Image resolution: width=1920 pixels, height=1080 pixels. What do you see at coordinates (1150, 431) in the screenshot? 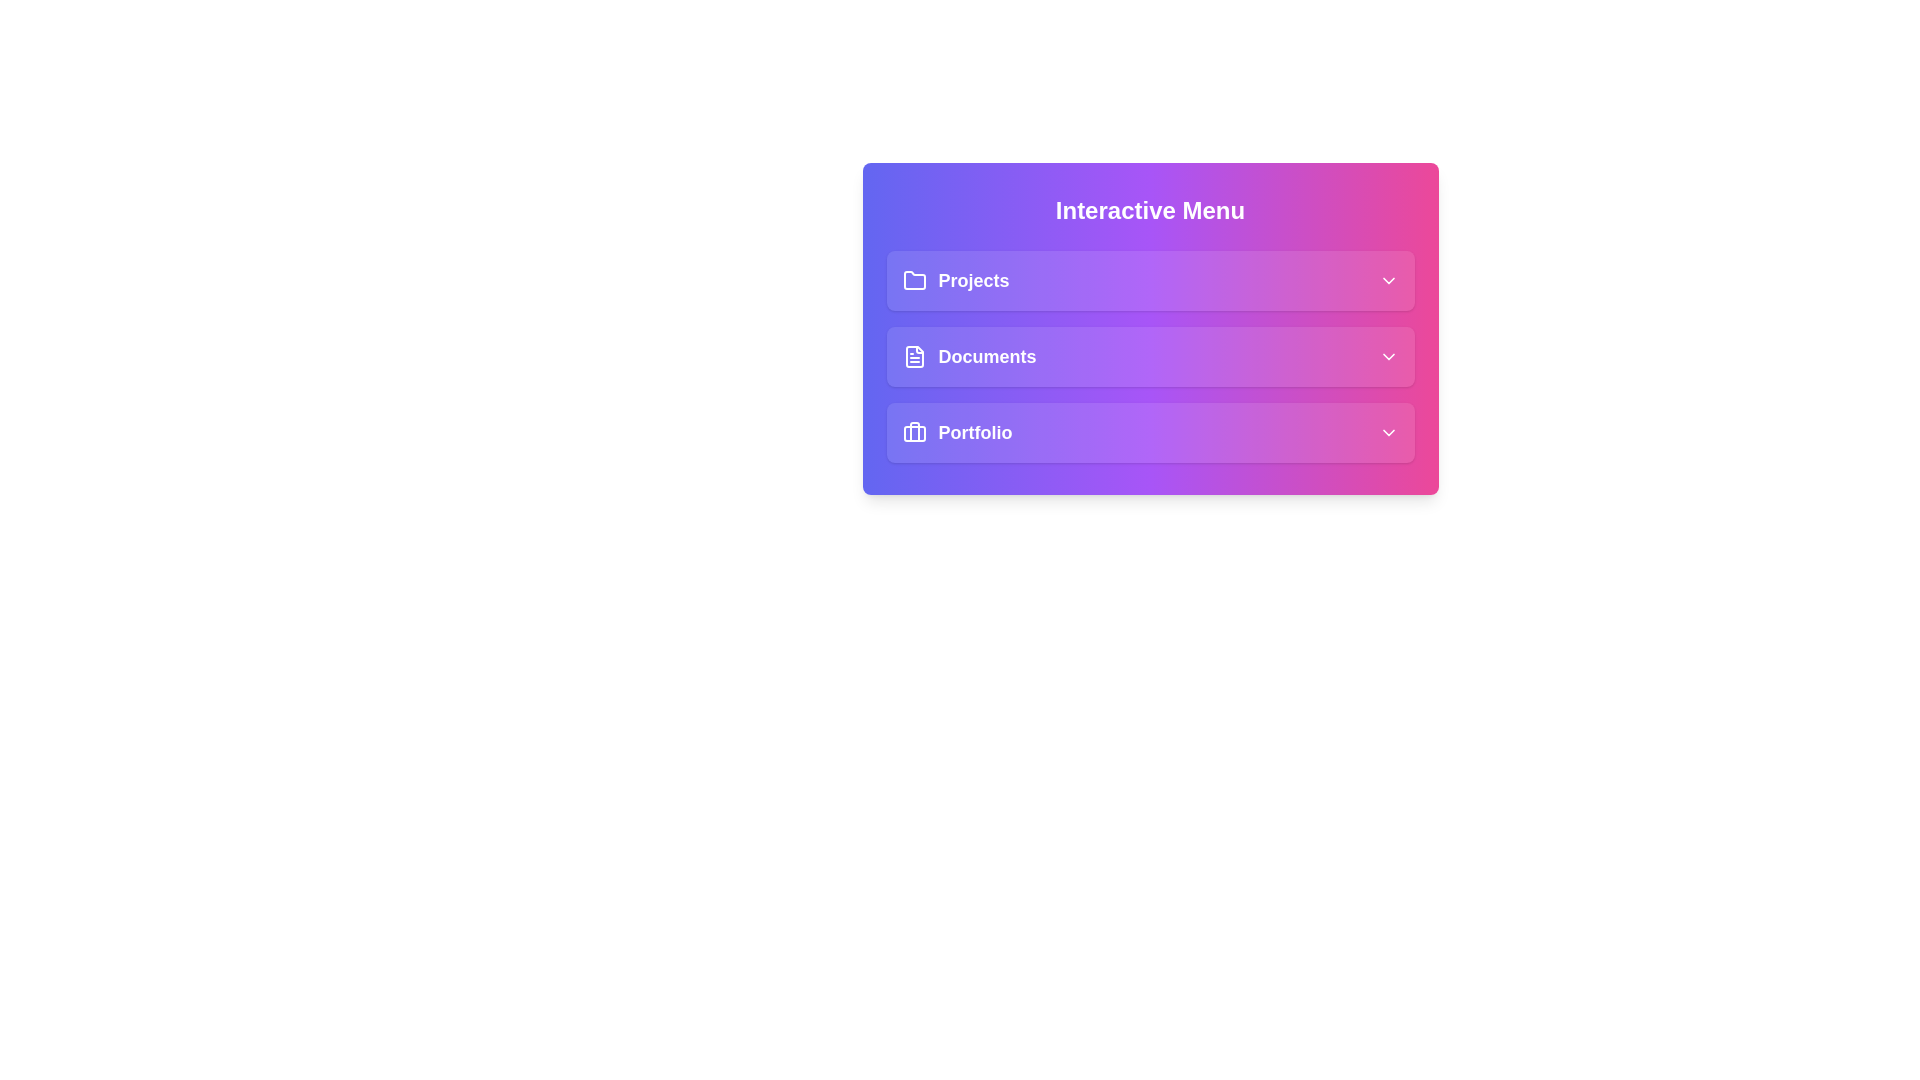
I see `the third menu option labeled 'Portfolio' to open additional options related to it` at bounding box center [1150, 431].